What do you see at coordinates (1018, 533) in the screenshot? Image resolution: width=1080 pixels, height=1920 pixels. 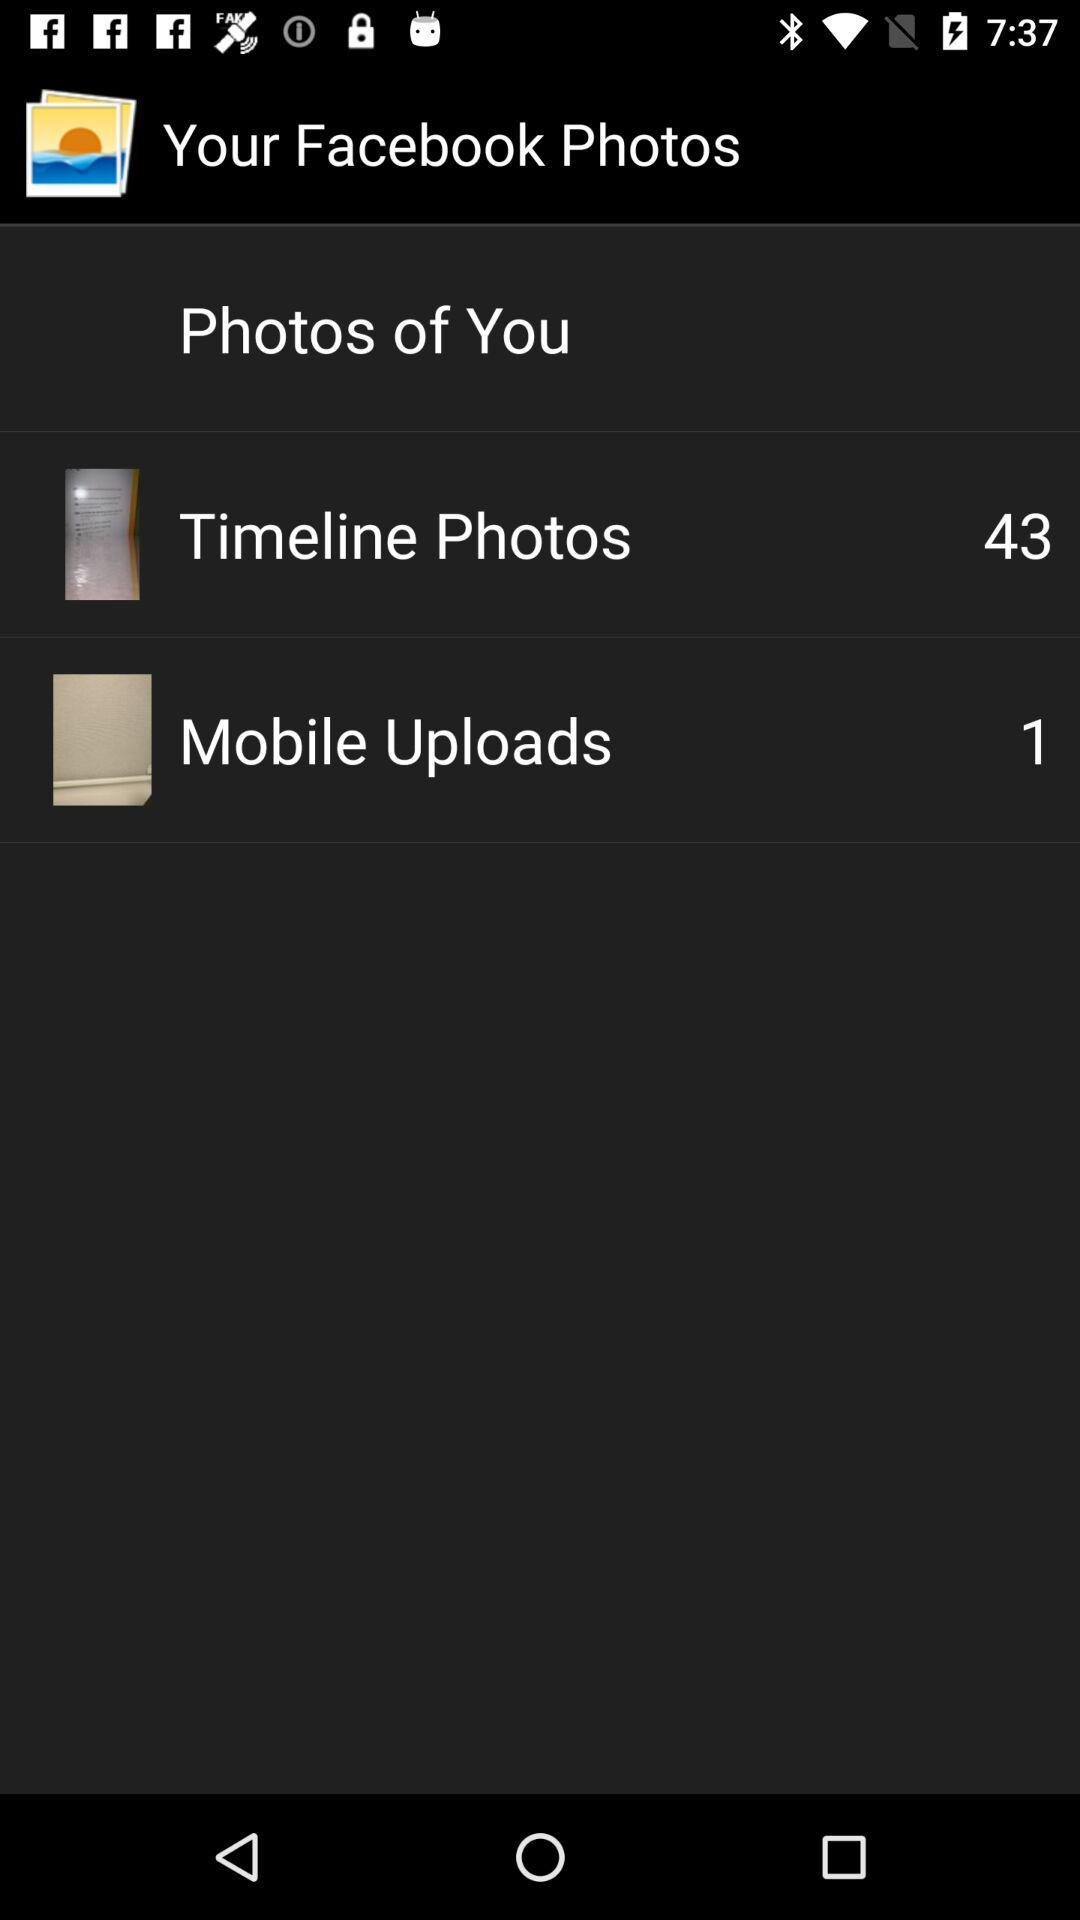 I see `the app to the right of timeline photos app` at bounding box center [1018, 533].